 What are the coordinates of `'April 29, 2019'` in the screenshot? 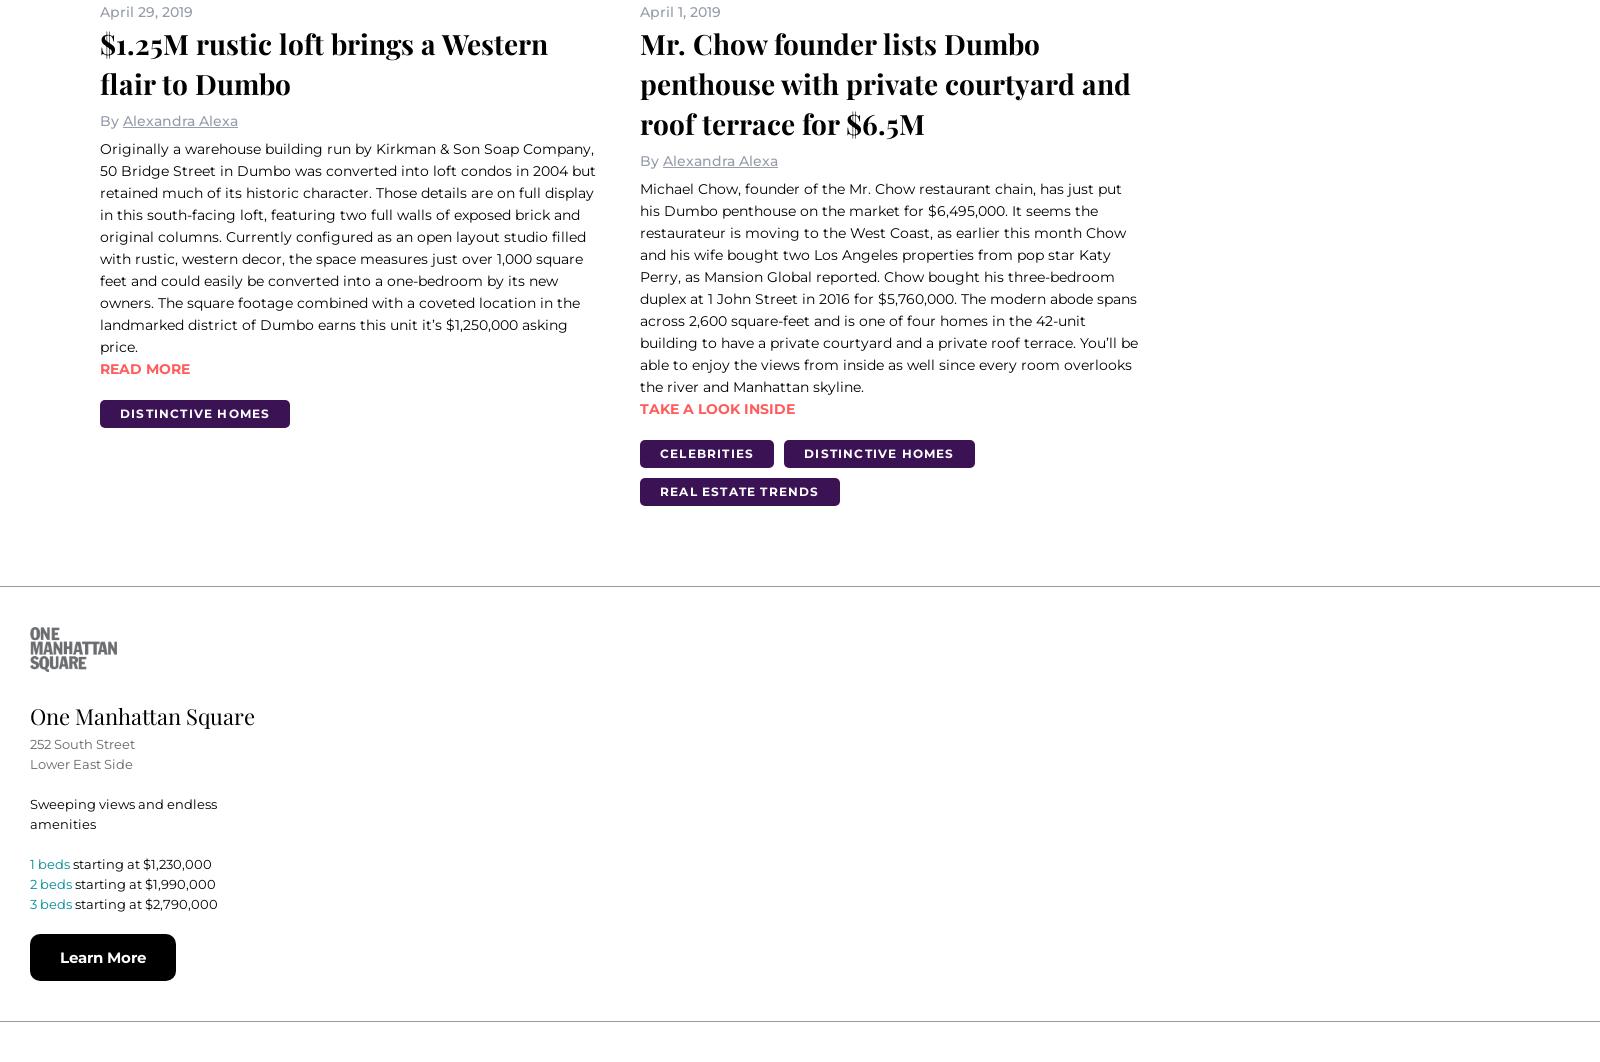 It's located at (99, 11).